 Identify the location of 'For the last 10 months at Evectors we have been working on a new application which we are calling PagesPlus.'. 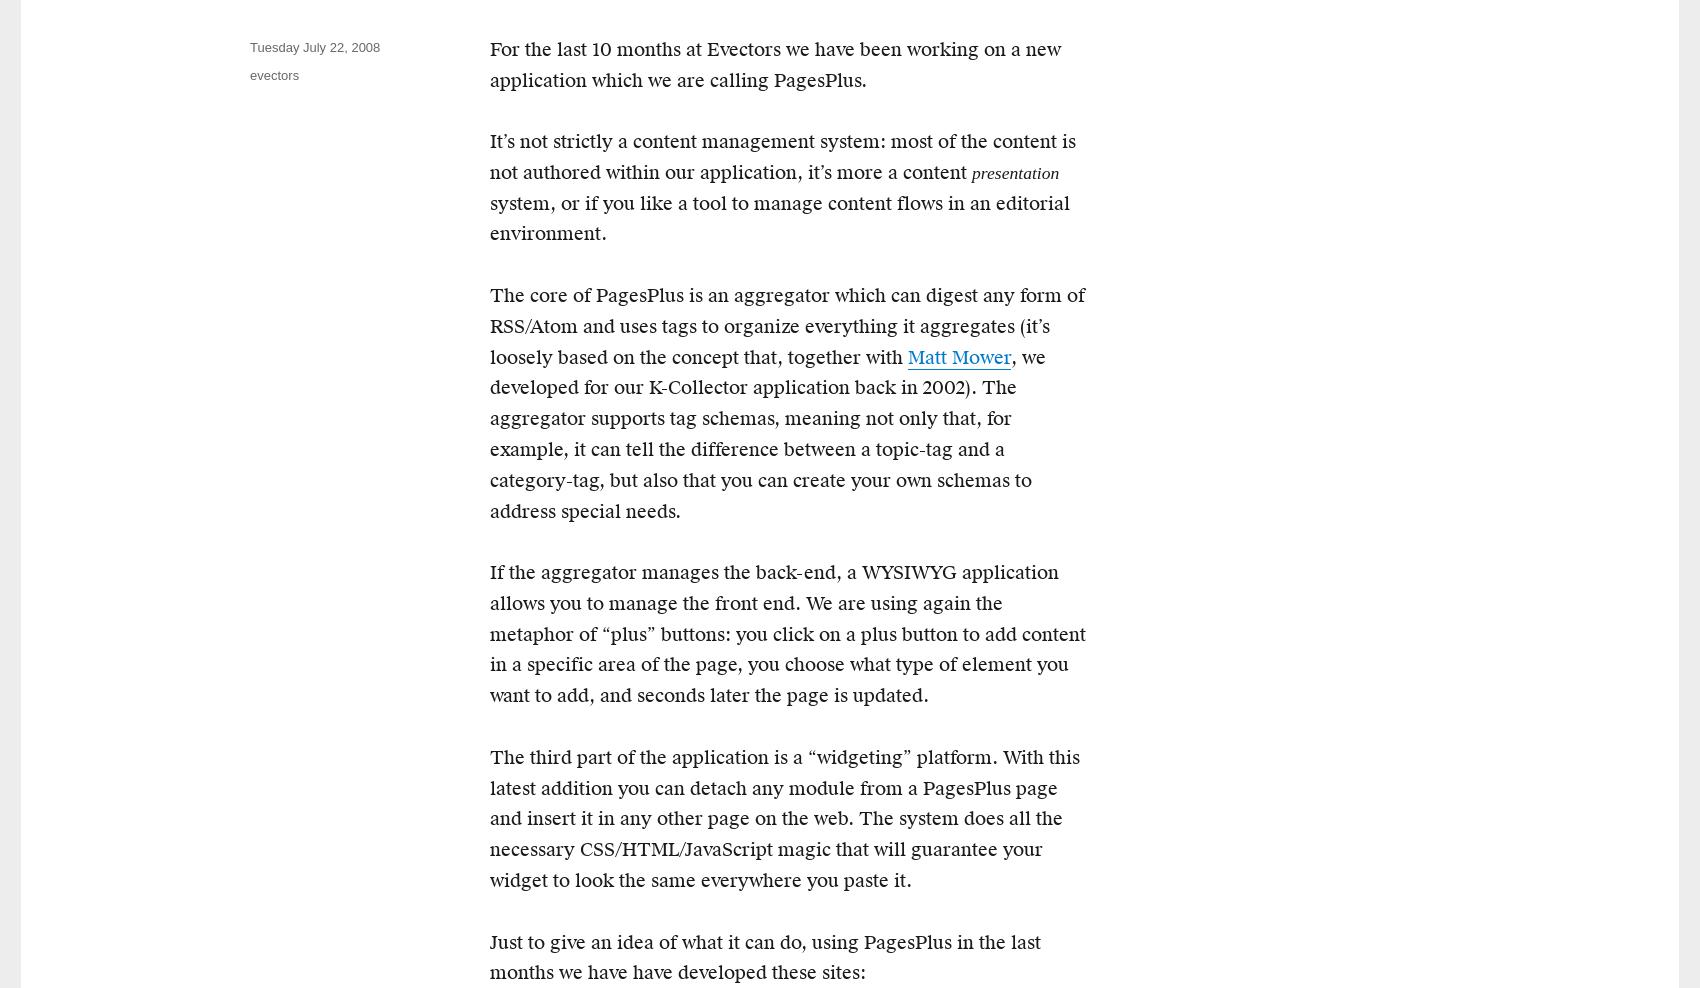
(774, 64).